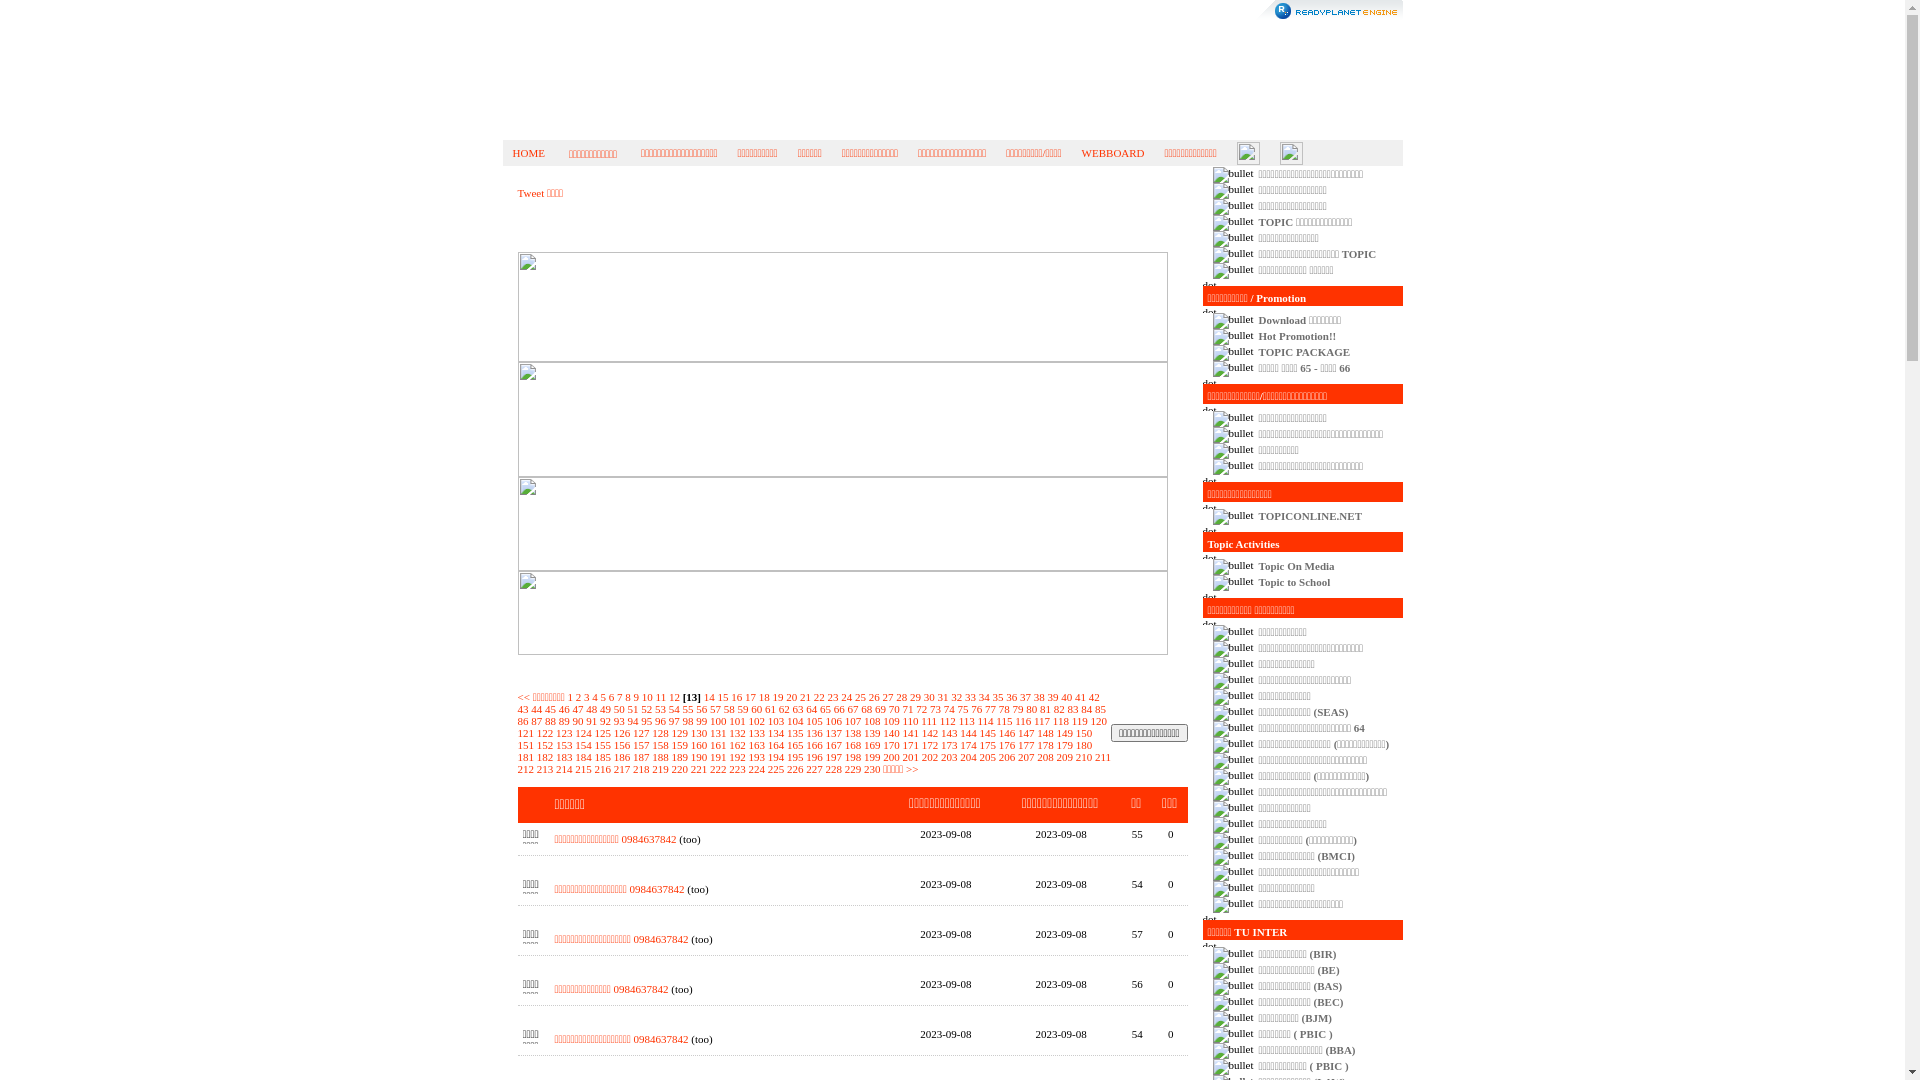 This screenshot has height=1080, width=1920. Describe the element at coordinates (866, 708) in the screenshot. I see `'68'` at that location.